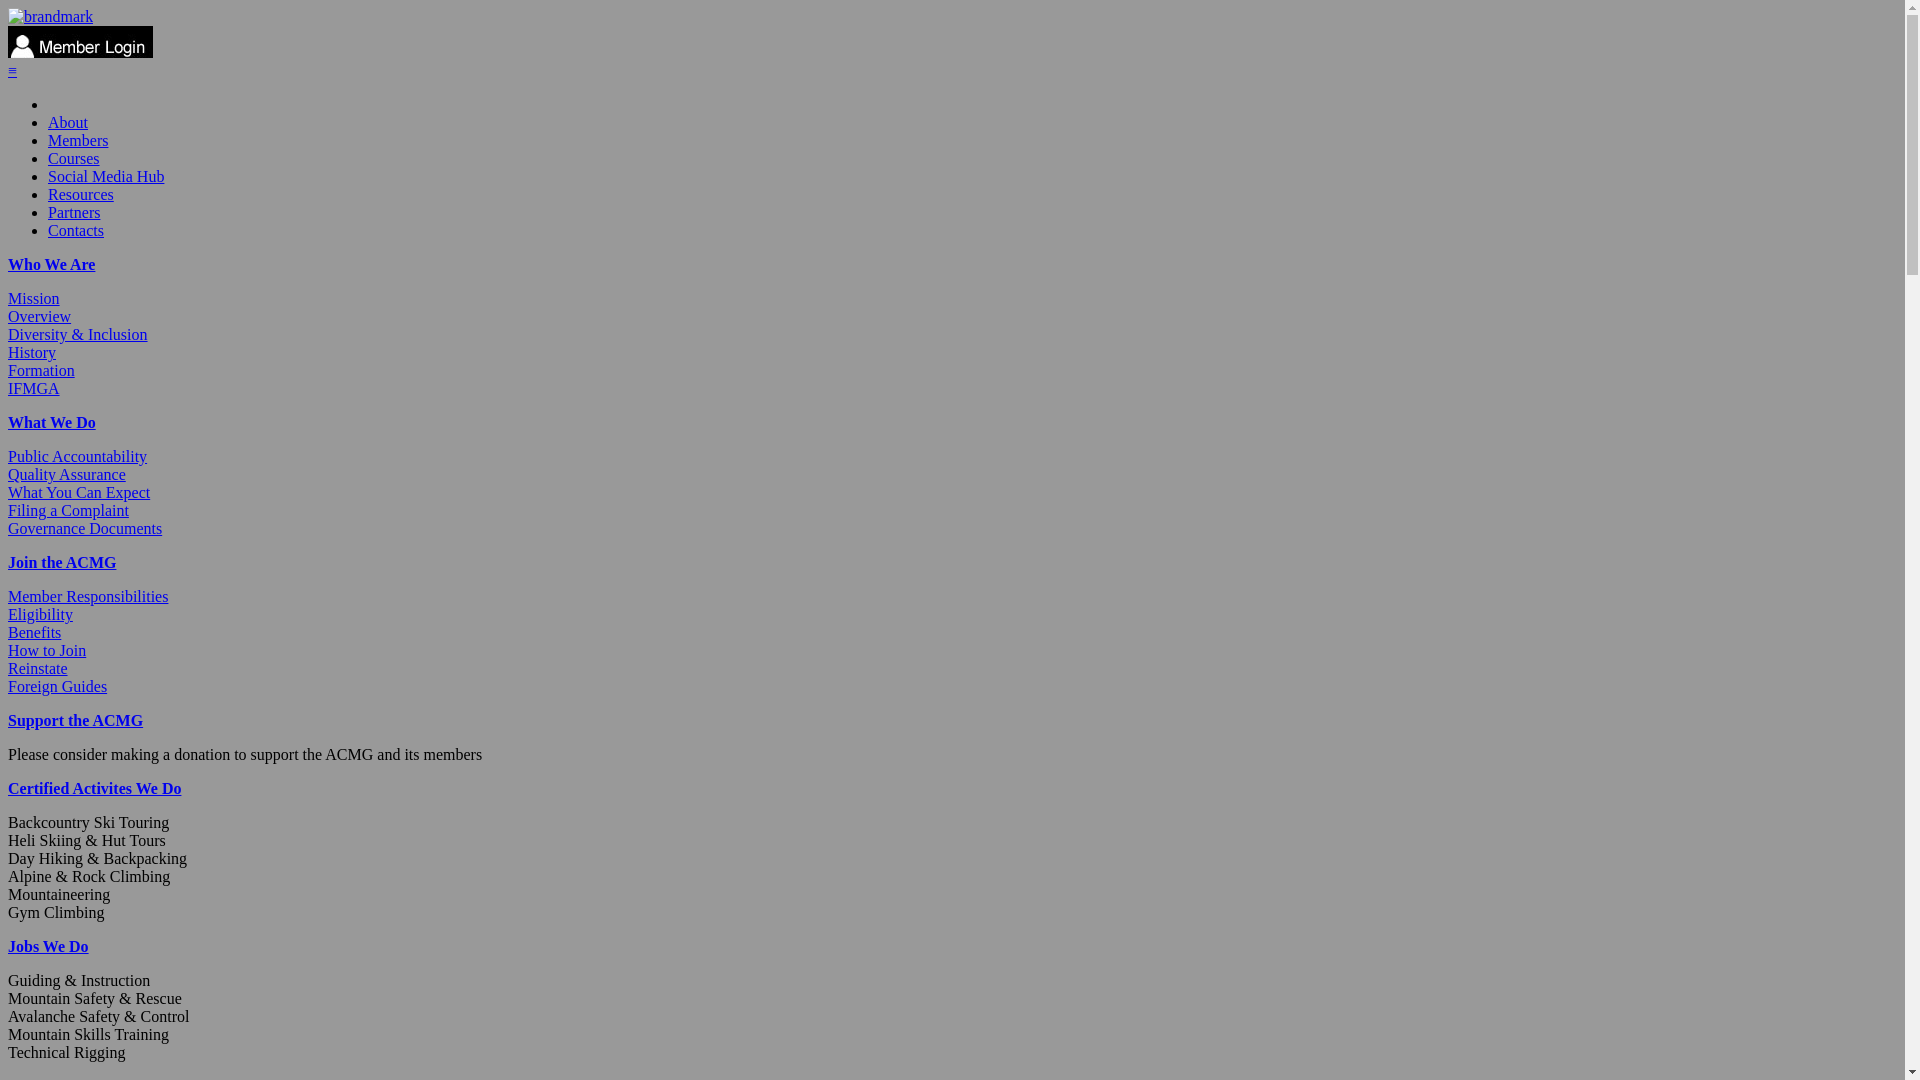  I want to click on 'Jobs We Do', so click(48, 945).